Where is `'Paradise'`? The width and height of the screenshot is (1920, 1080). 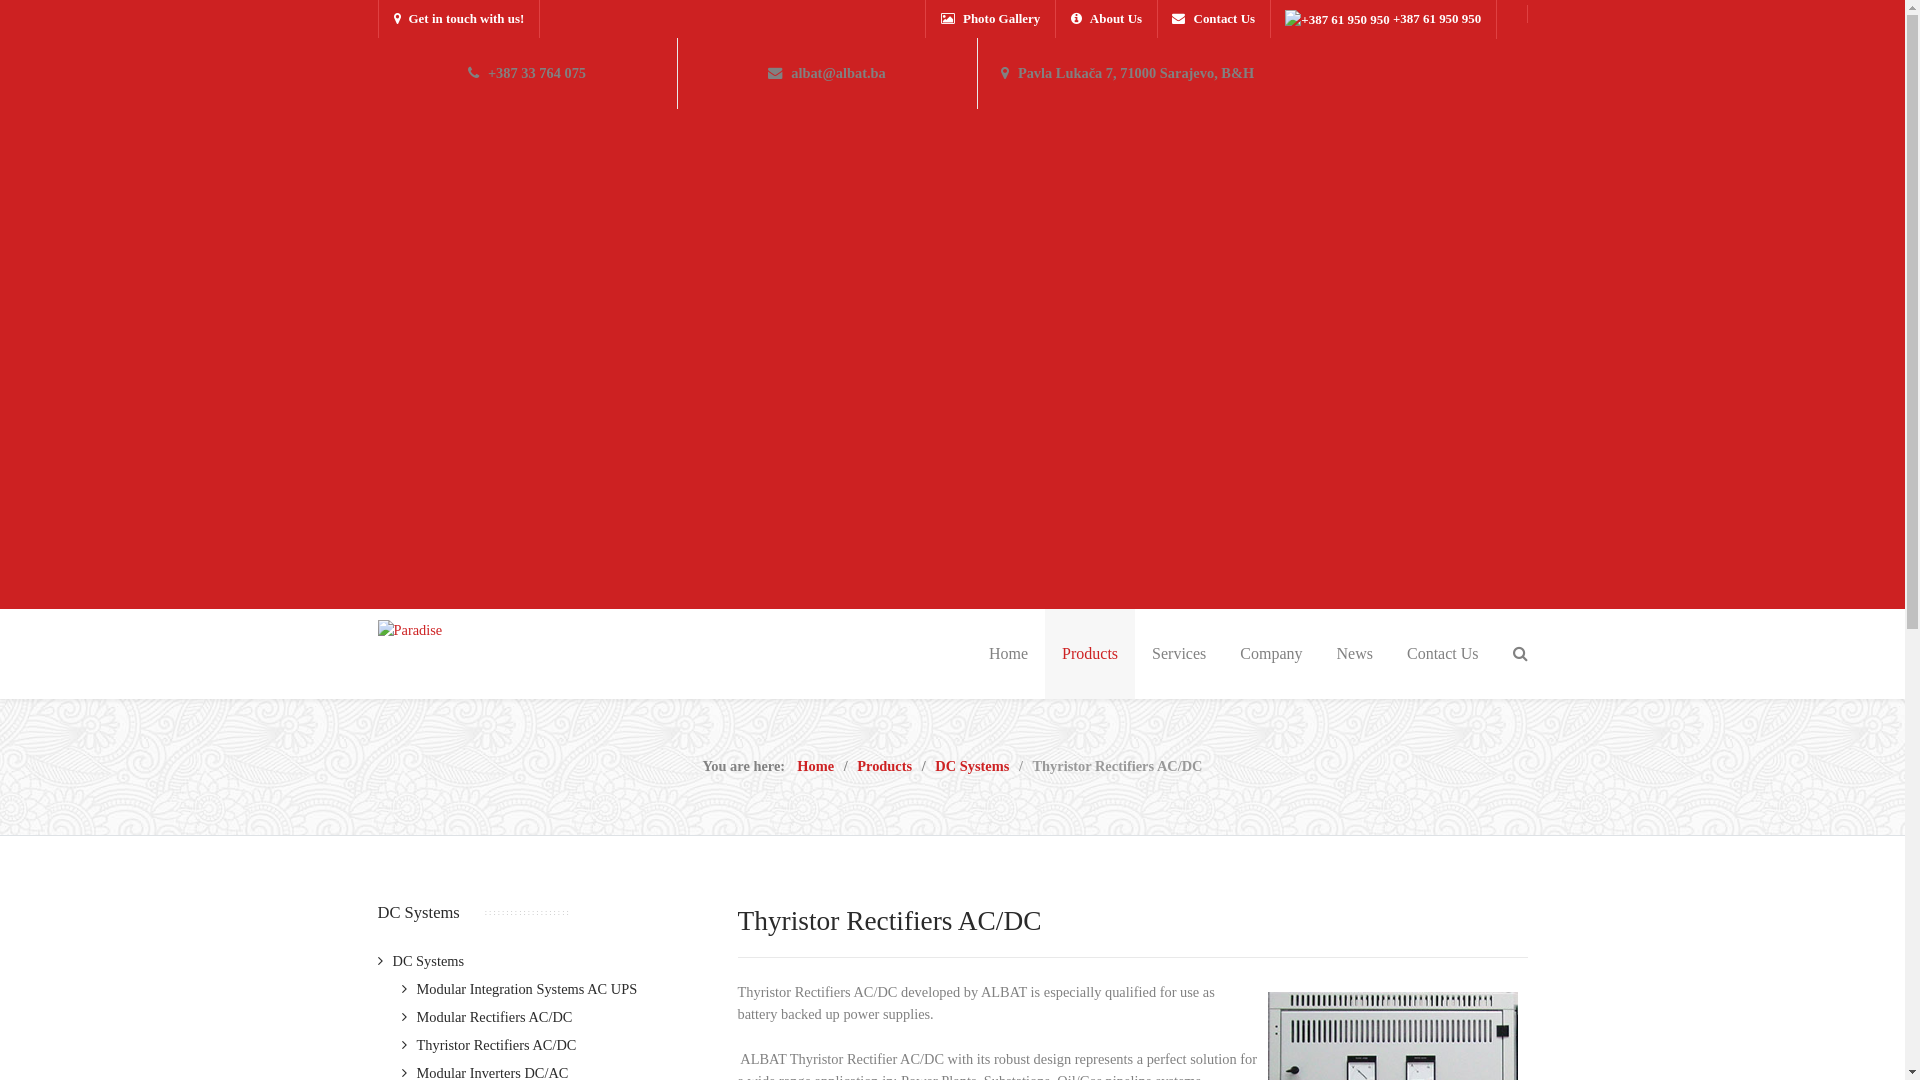 'Paradise' is located at coordinates (409, 628).